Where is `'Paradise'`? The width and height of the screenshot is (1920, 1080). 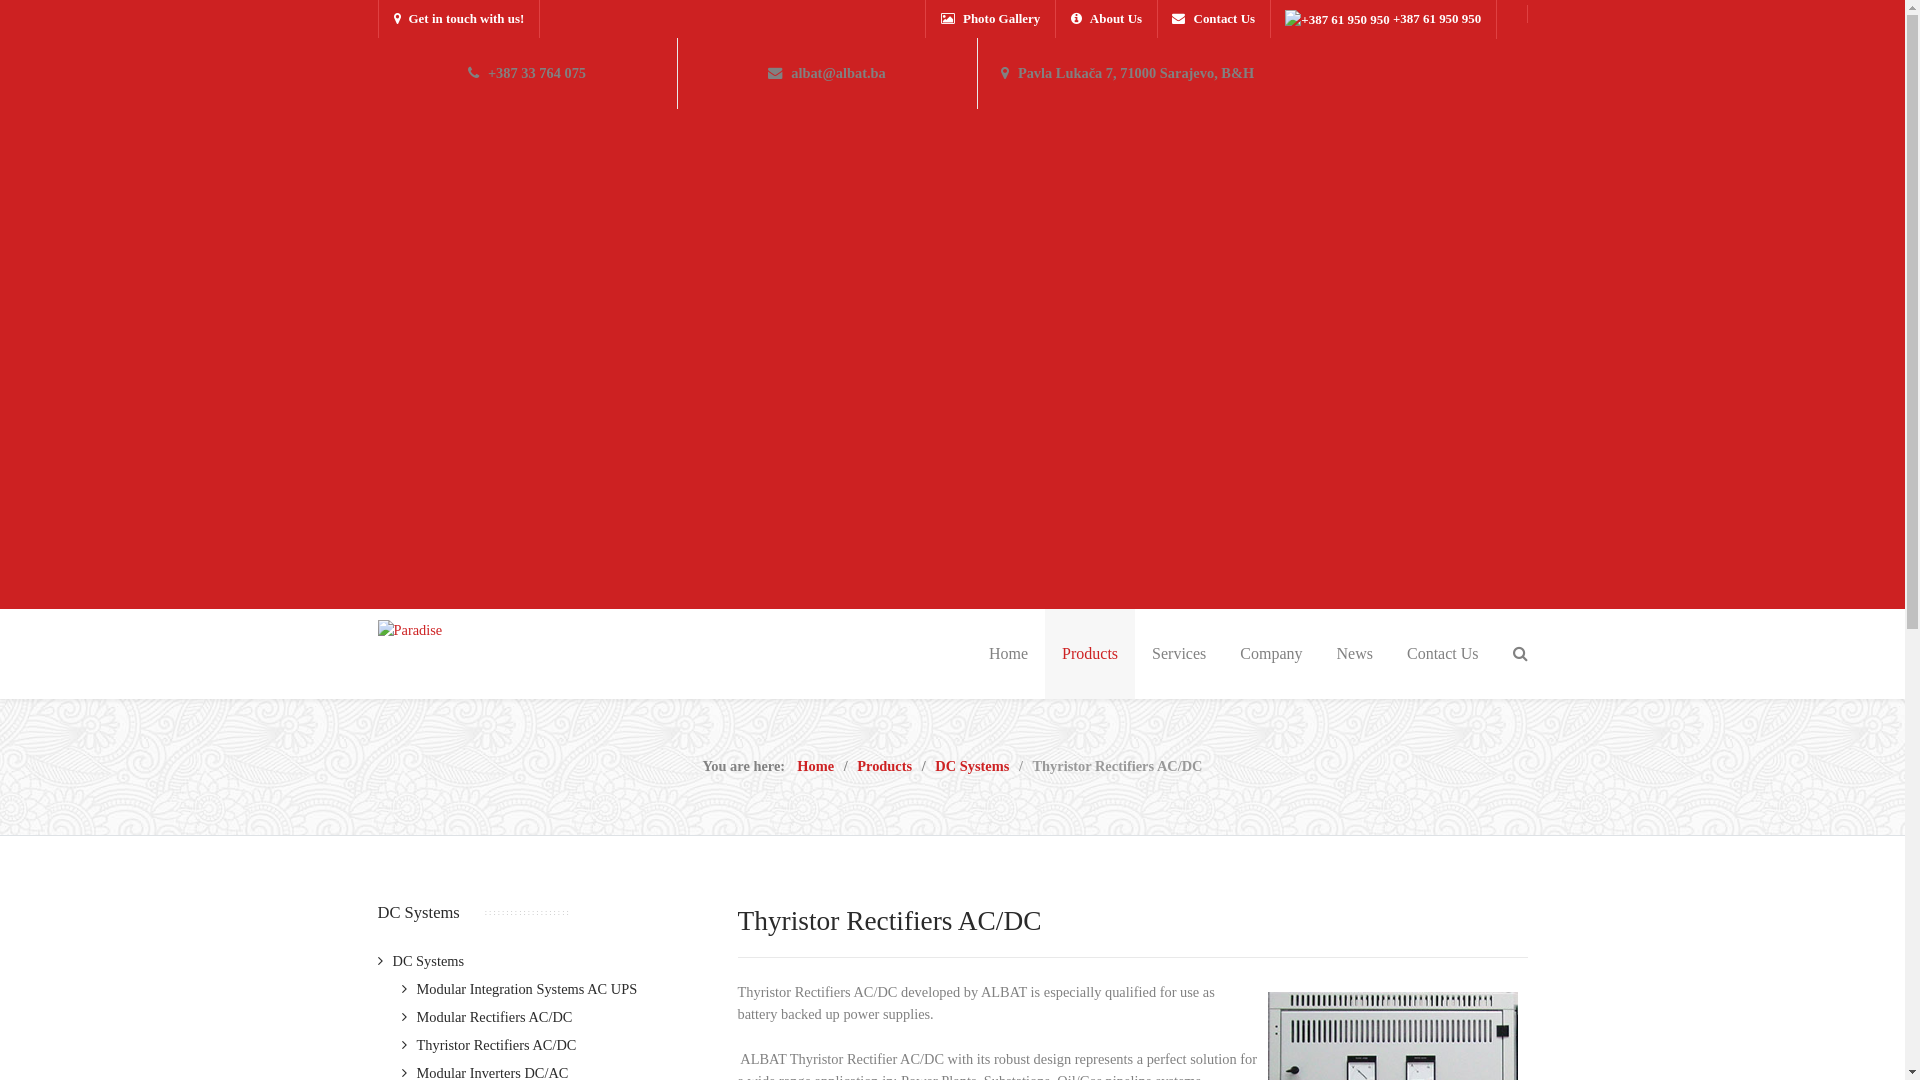 'Paradise' is located at coordinates (409, 628).